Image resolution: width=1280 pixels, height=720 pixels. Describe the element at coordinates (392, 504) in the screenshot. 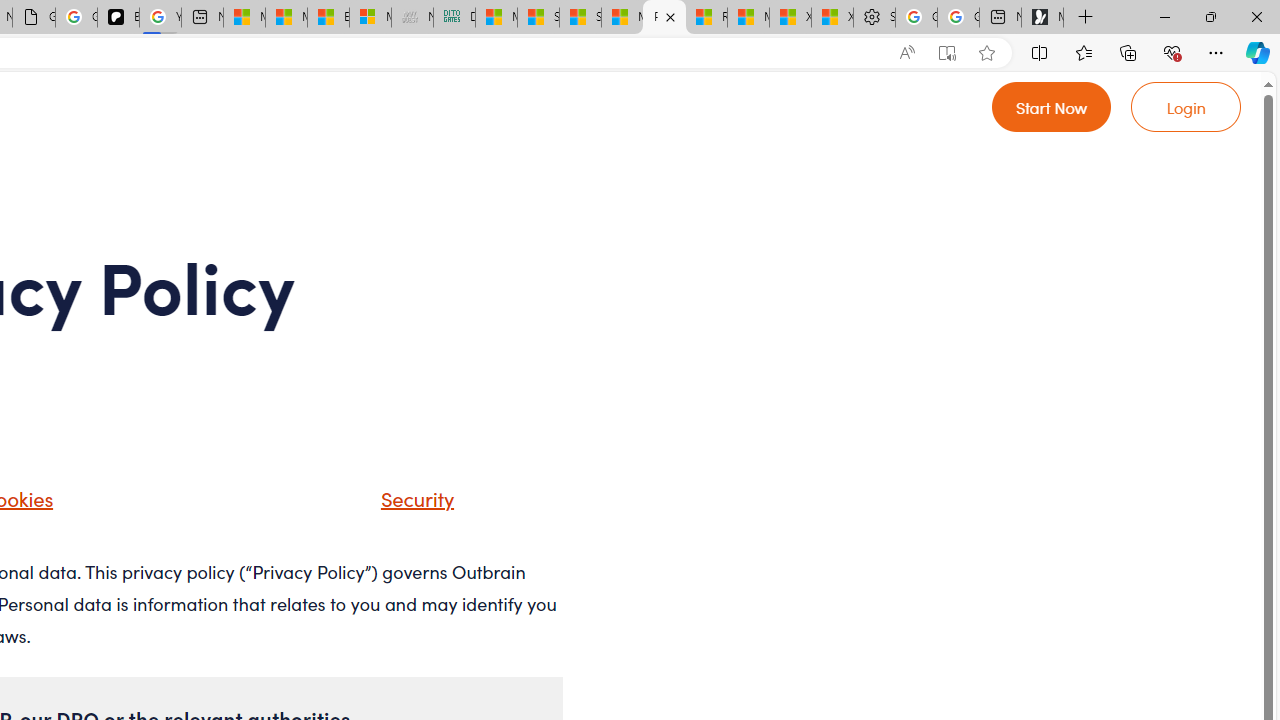

I see `'Security'` at that location.